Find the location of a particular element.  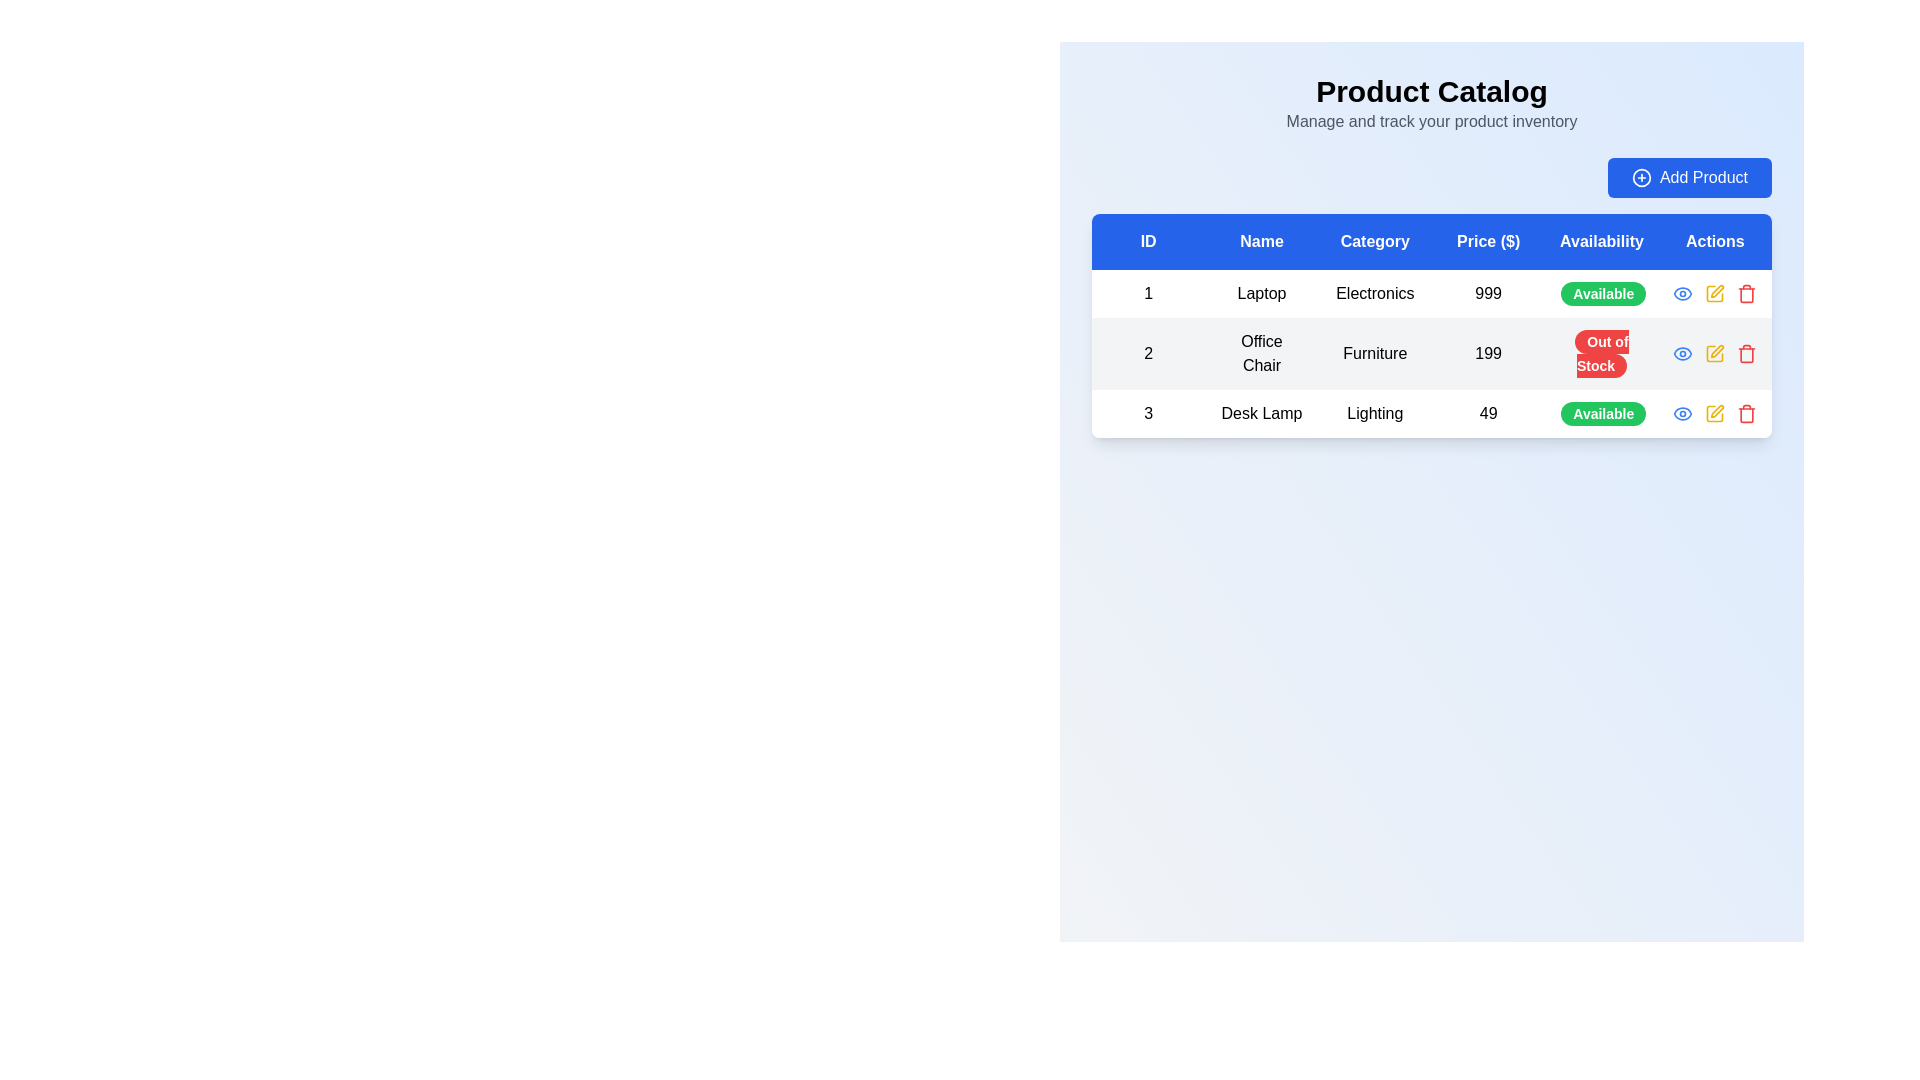

the yellow edit button, which is a pen icon located as the second action icon in the 'Actions' column of the first row of the product table labeled 'Product Catalog' is located at coordinates (1714, 293).